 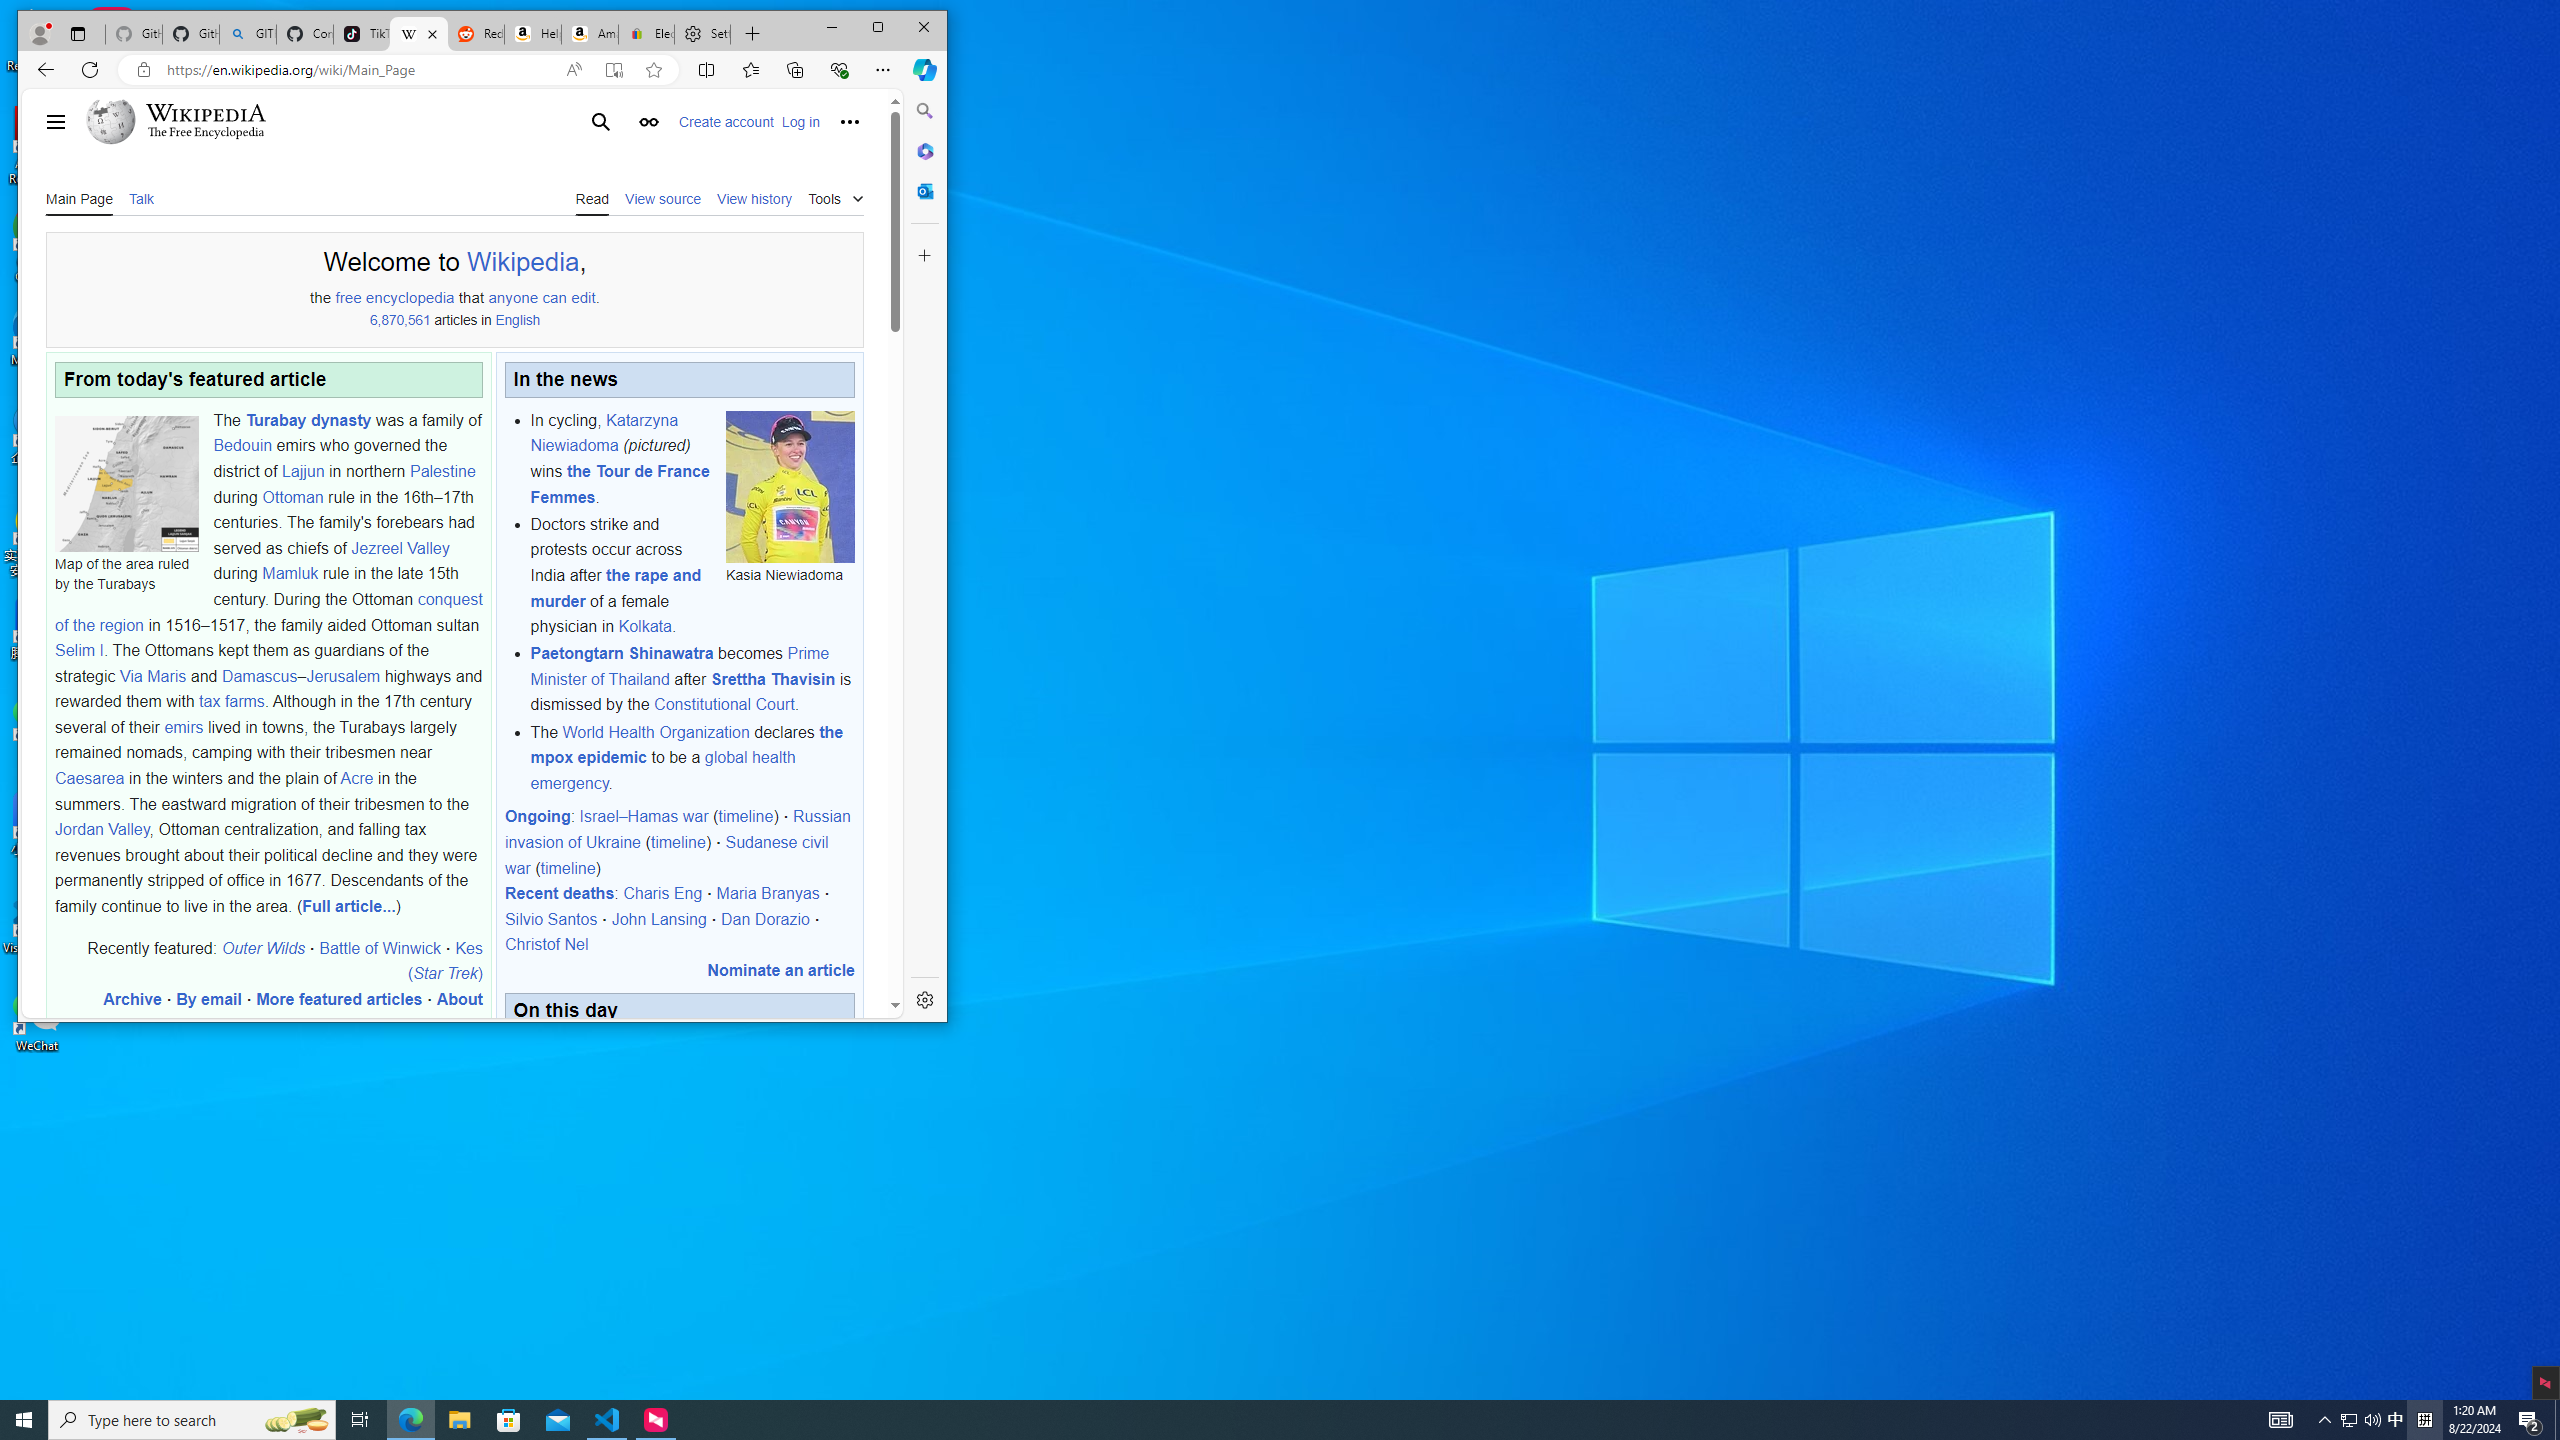 I want to click on 'Sudanese civil war', so click(x=665, y=854).